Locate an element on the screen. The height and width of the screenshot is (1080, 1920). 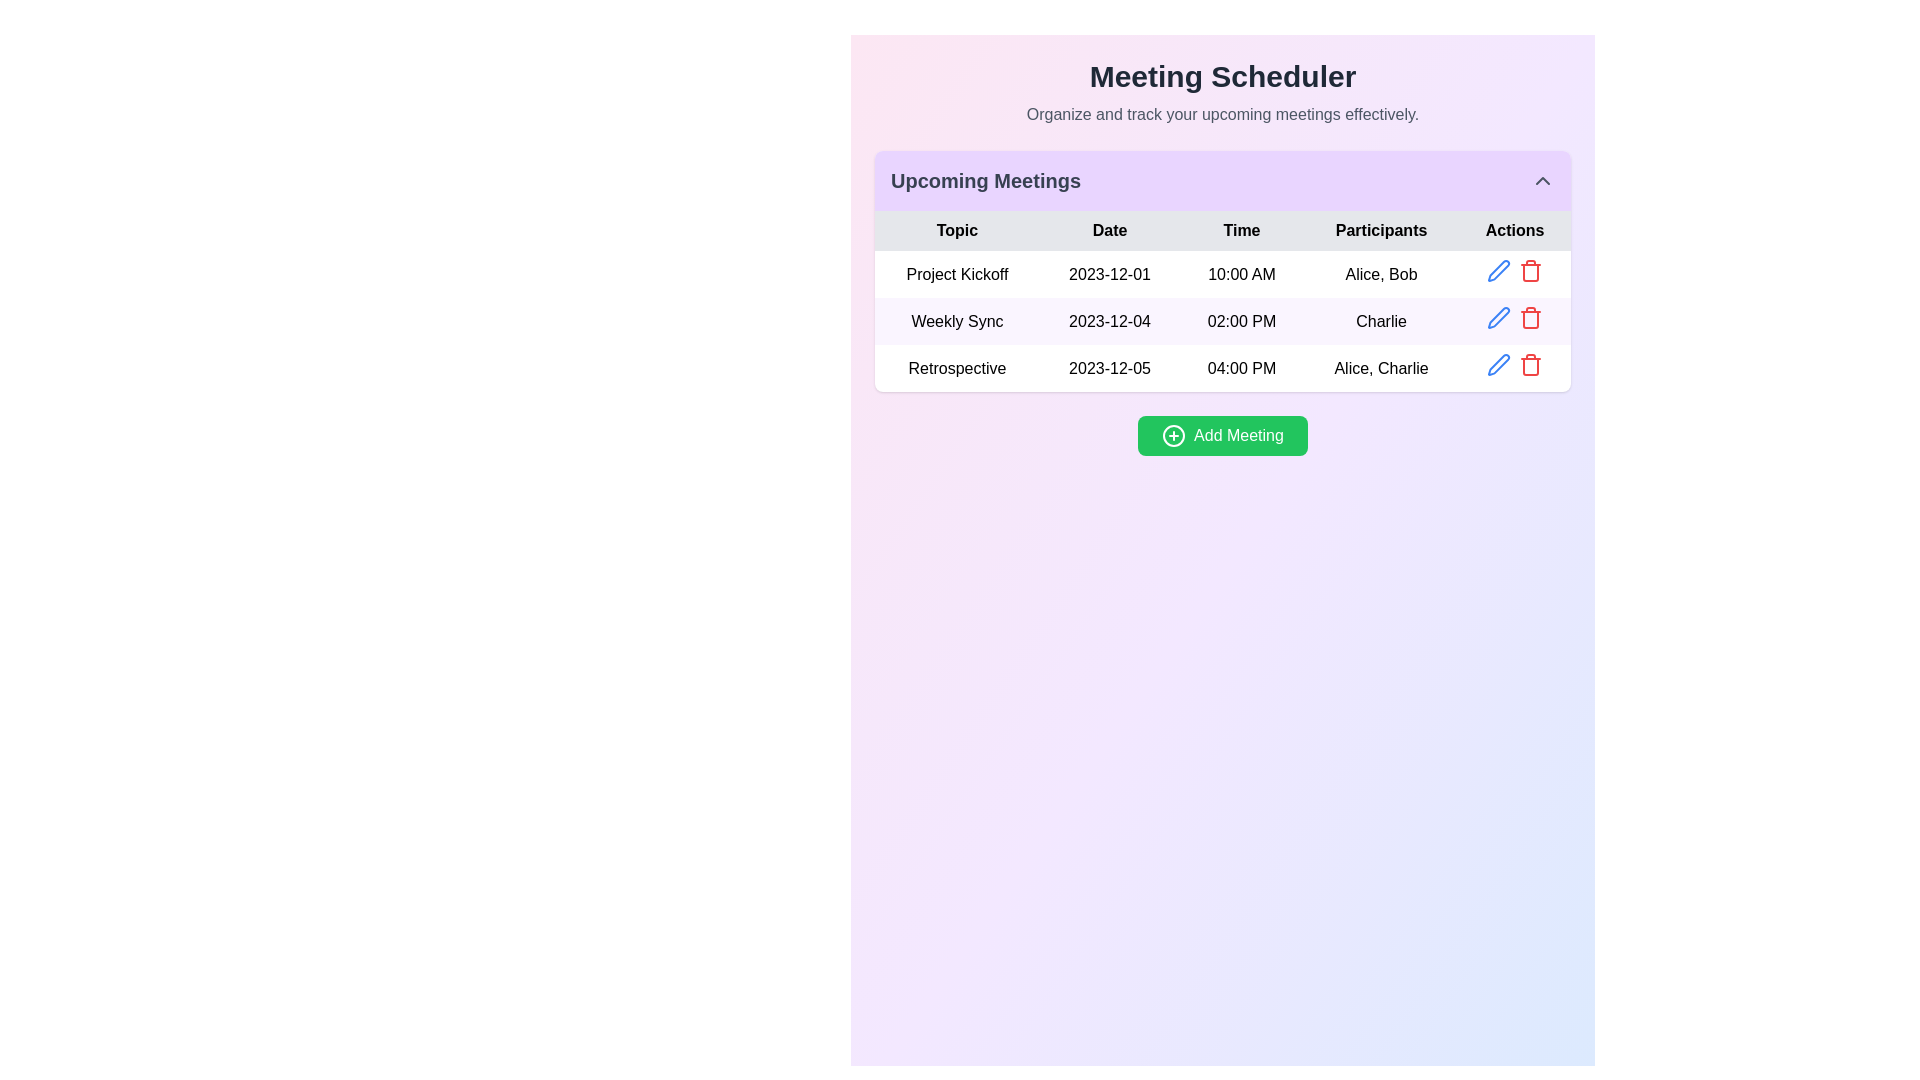
the static text label representing the title or topic of the specific meeting event located in the second row of the 'Upcoming Meetings' section under the 'Topic' column is located at coordinates (956, 320).